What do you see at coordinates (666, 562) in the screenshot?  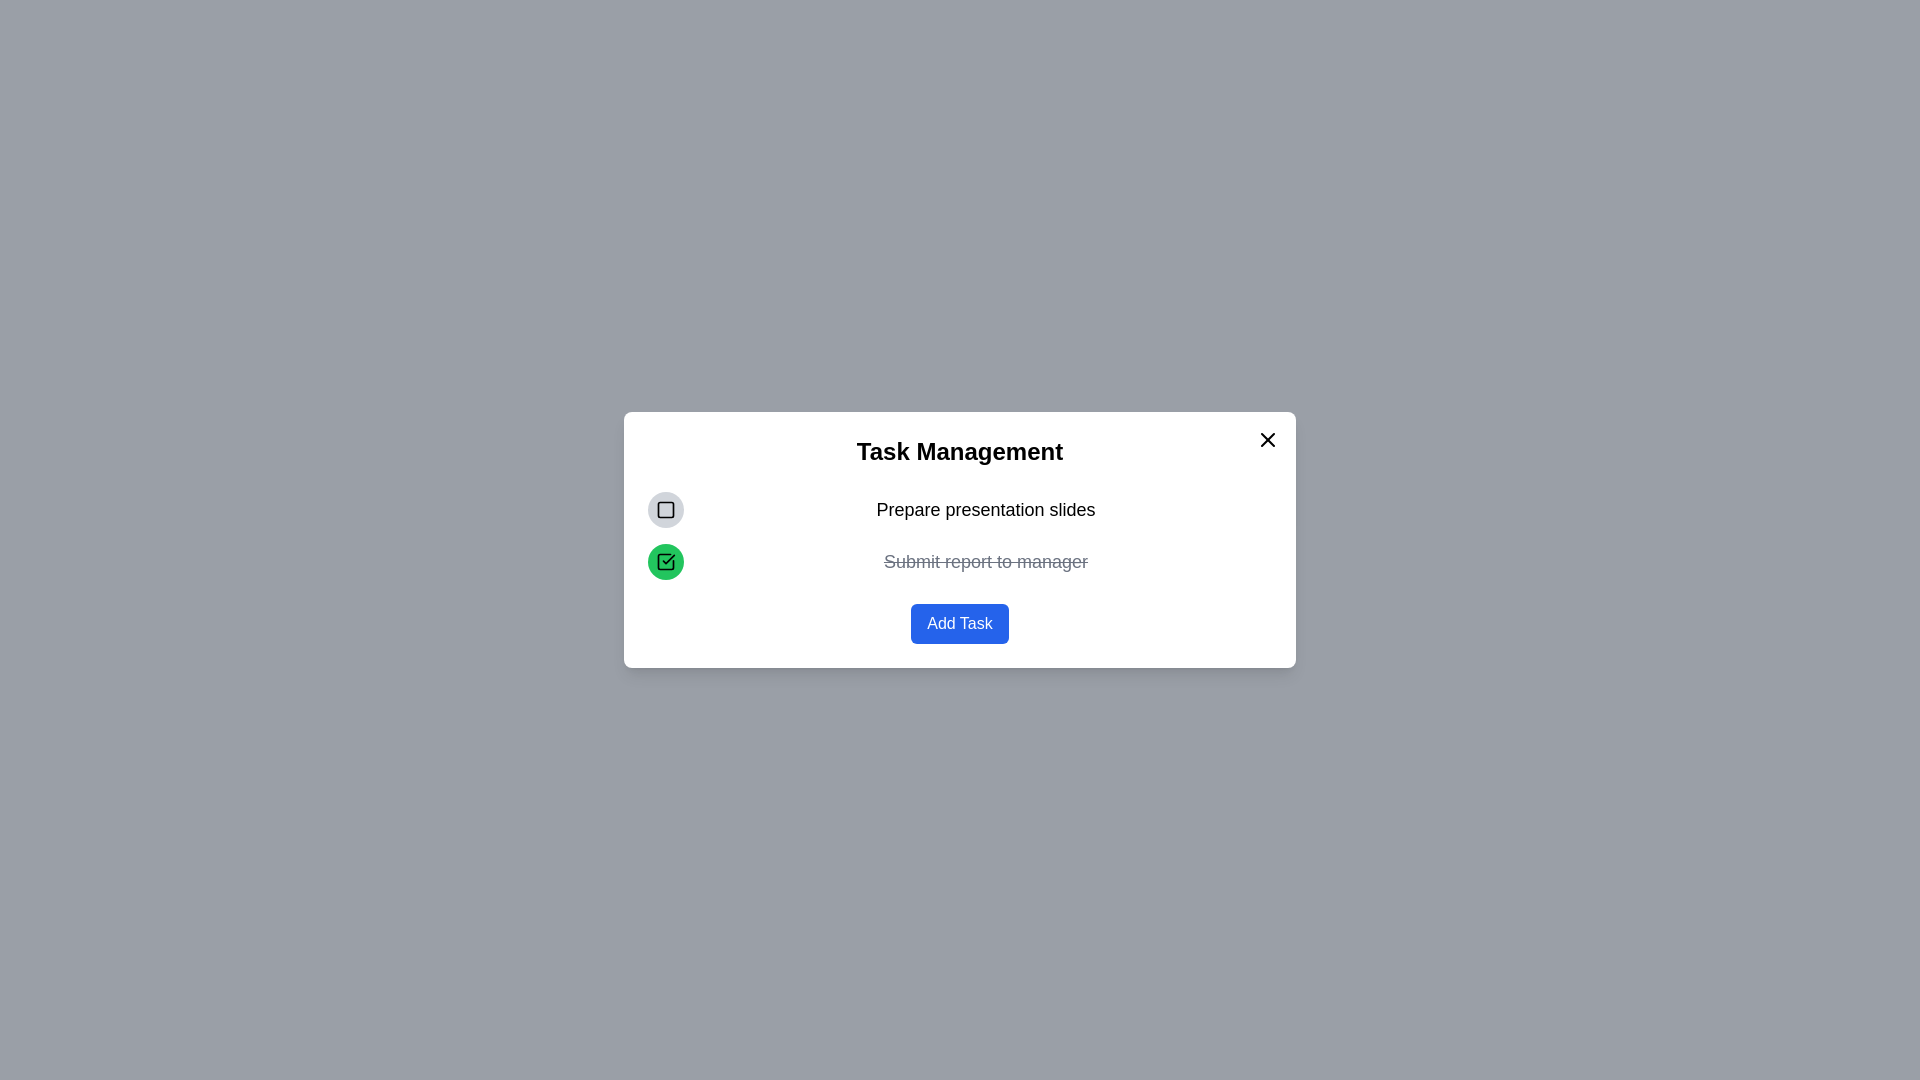 I see `the toggle button located to the left of the strikethrough text 'Submit report to manager' and below the top task 'Prepare presentation slides'` at bounding box center [666, 562].